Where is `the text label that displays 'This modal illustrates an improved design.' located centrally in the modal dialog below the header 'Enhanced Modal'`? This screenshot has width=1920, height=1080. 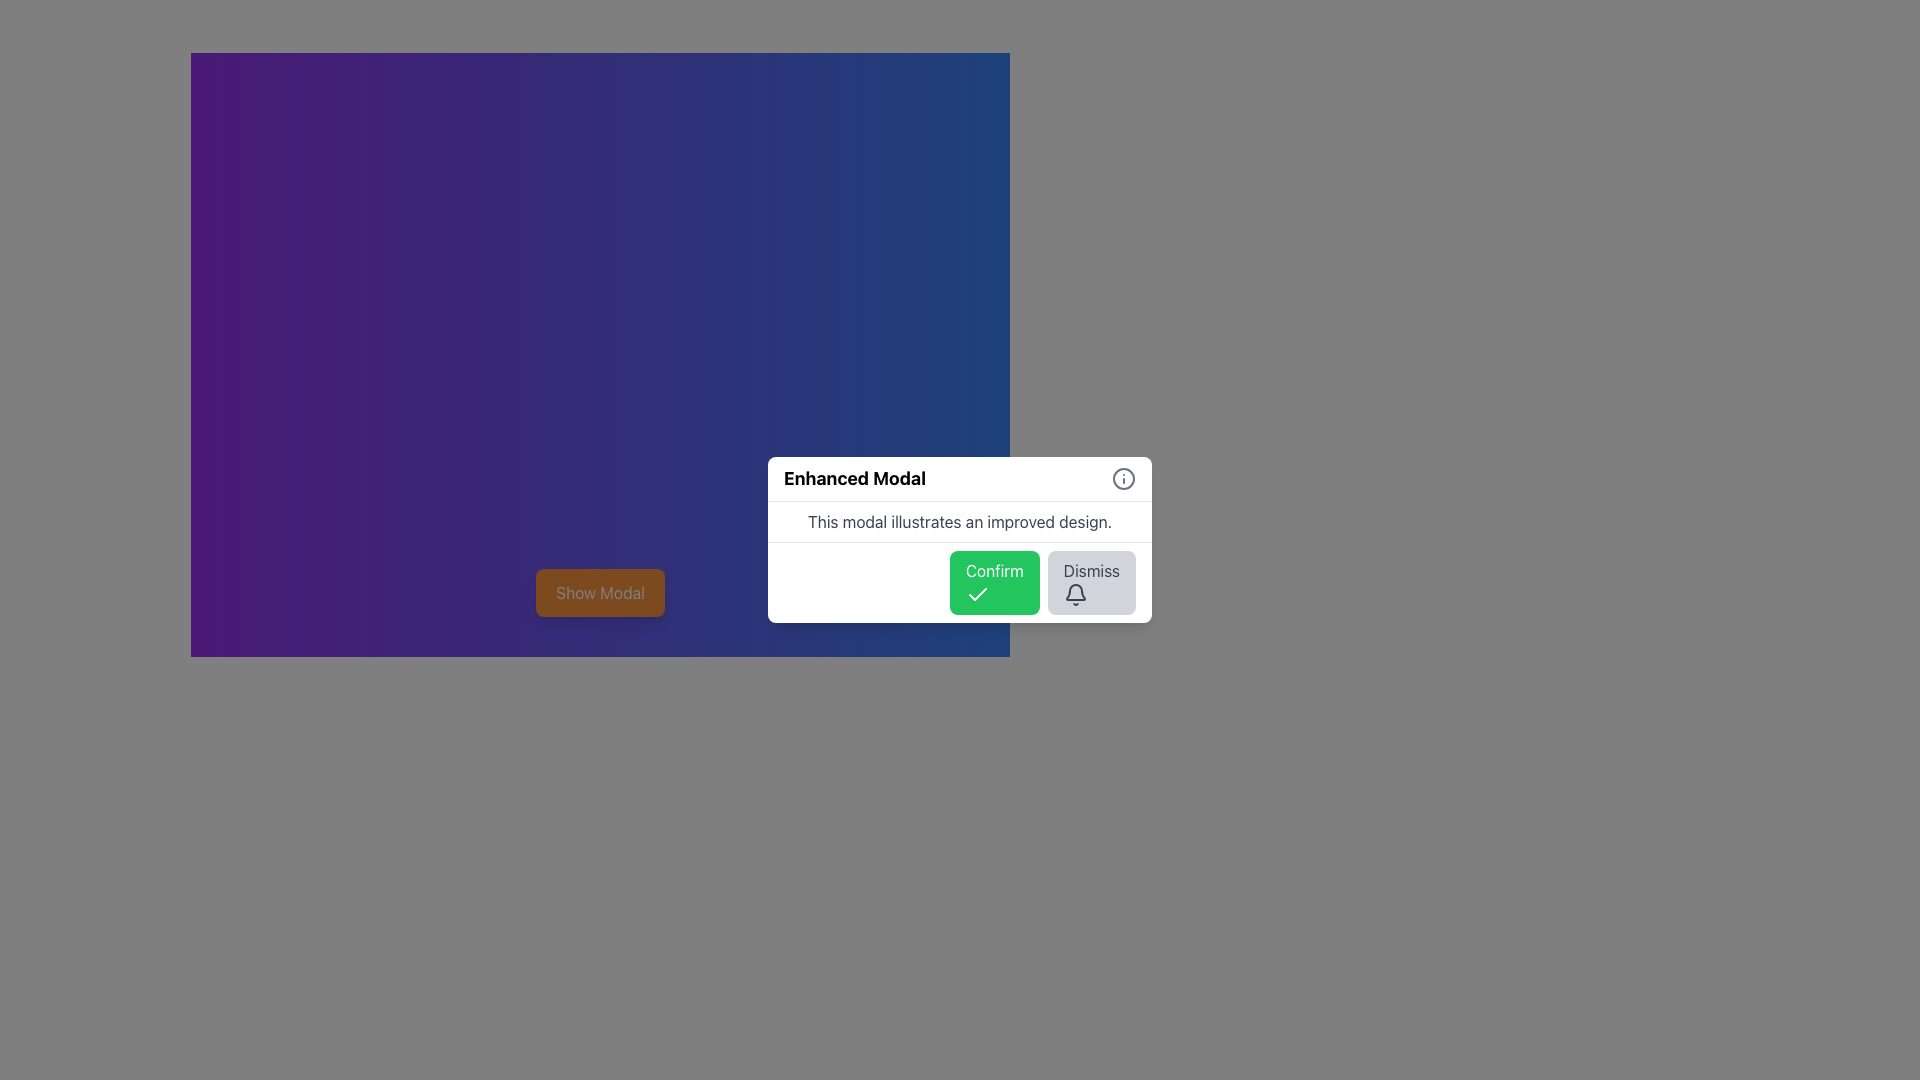 the text label that displays 'This modal illustrates an improved design.' located centrally in the modal dialog below the header 'Enhanced Modal' is located at coordinates (960, 520).